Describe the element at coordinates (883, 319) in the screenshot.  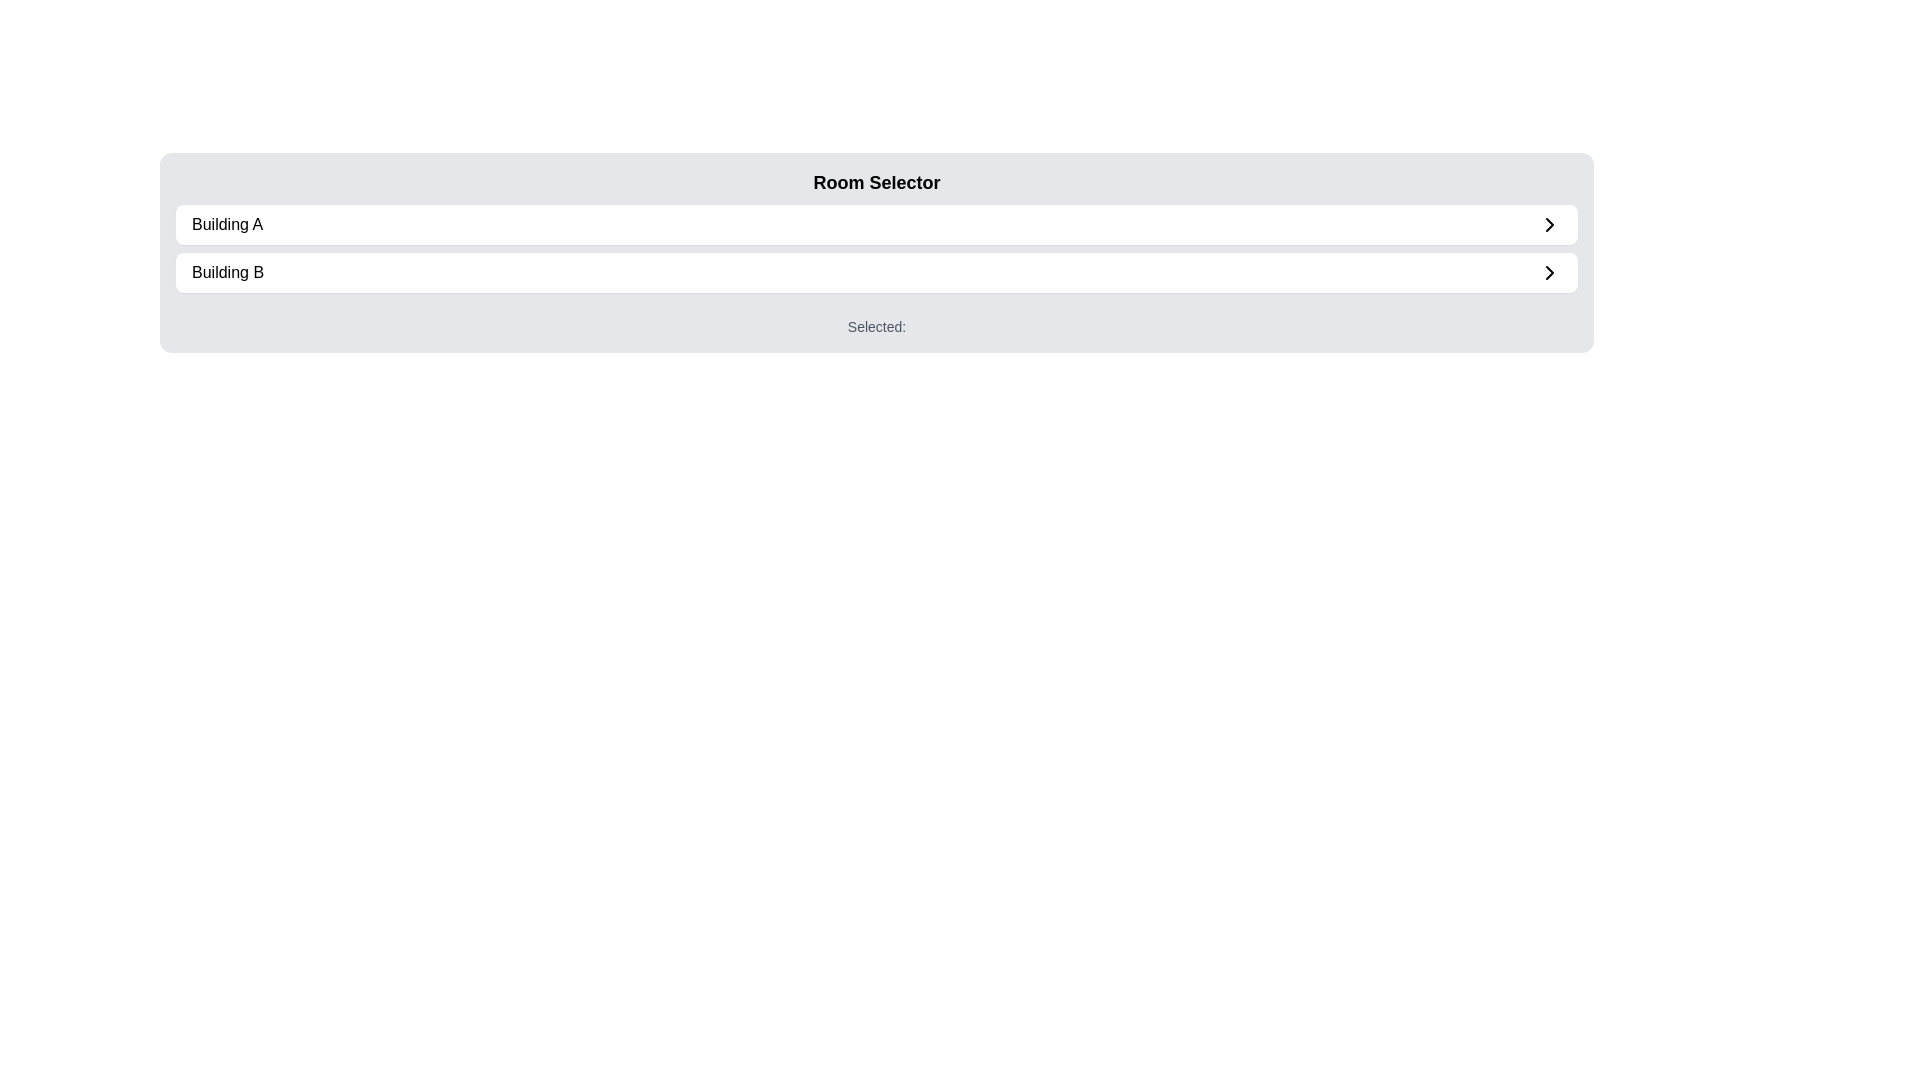
I see `displayed text from the Label or Text Display located beneath the 'Room Selector' heading, which shows the current selection or prompt for a selection` at that location.